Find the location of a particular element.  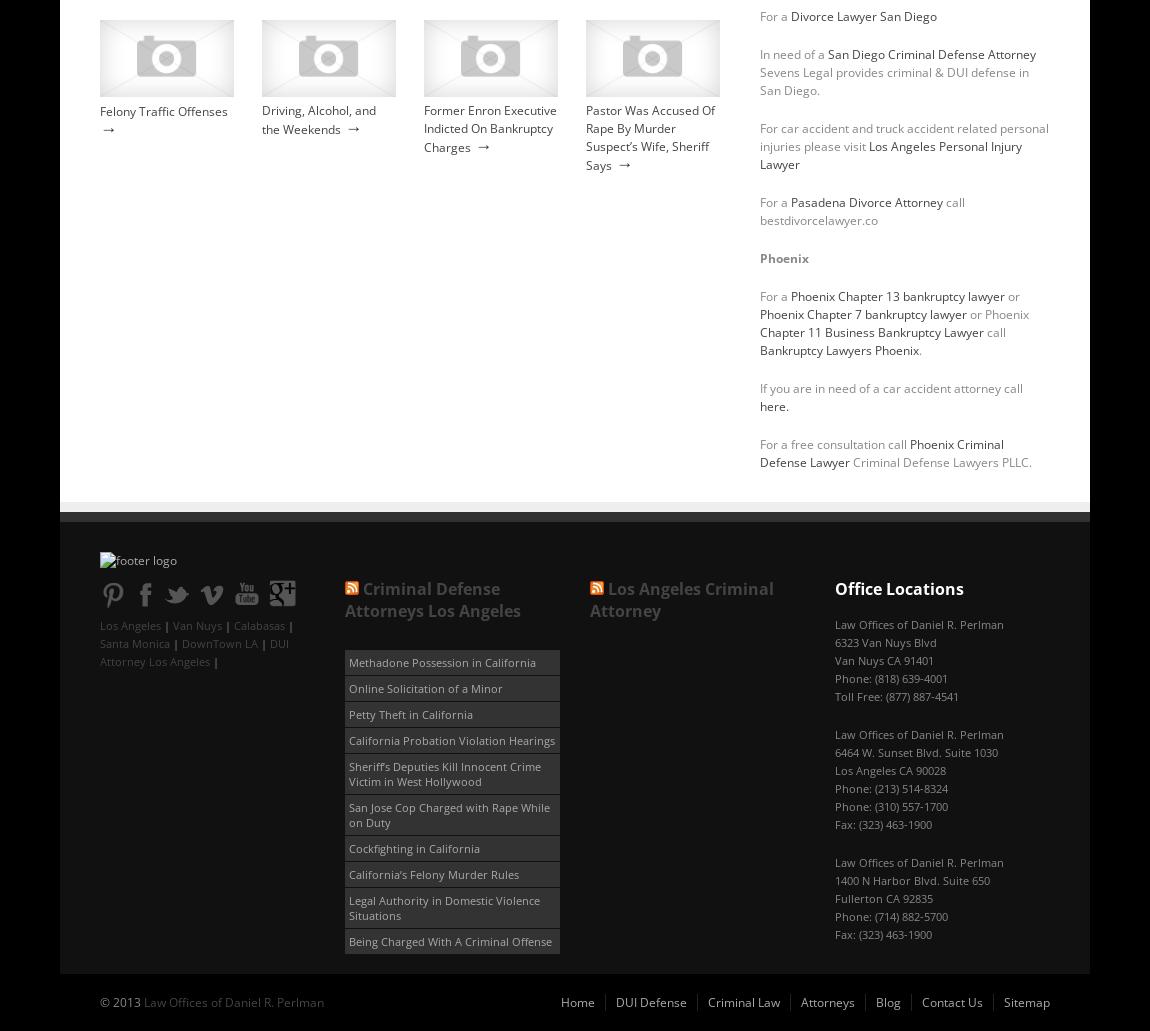

'Van Nuys' is located at coordinates (196, 625).